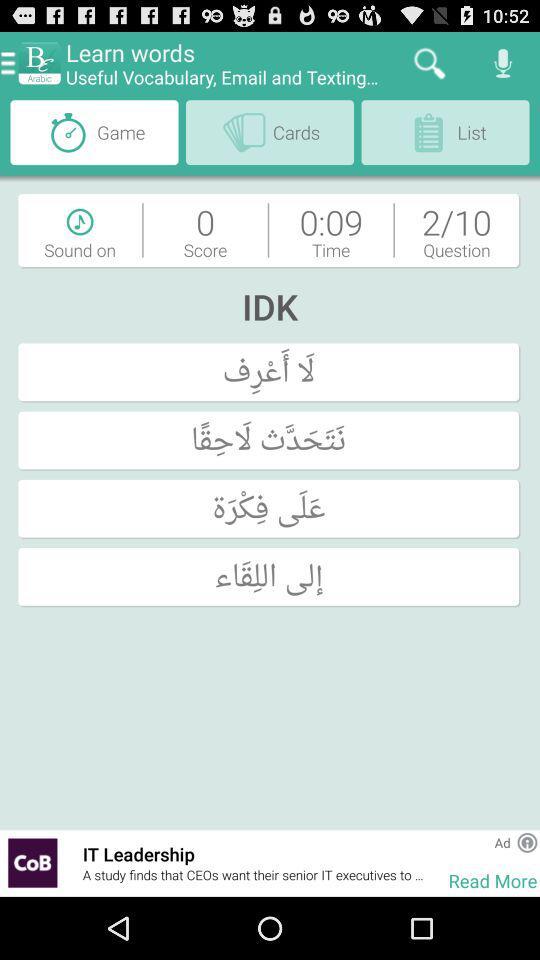 This screenshot has width=540, height=960. I want to click on app above read more, so click(527, 841).